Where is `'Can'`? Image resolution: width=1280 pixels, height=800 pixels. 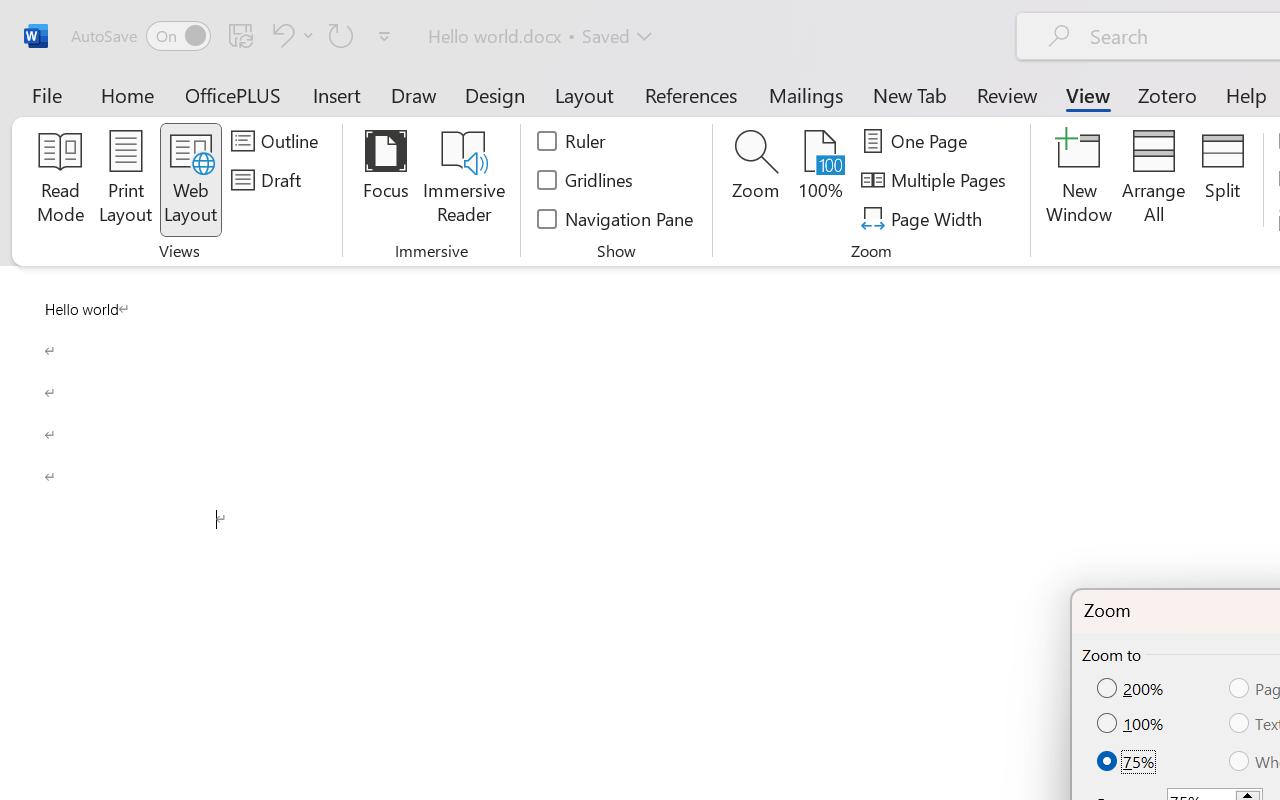
'Can' is located at coordinates (341, 34).